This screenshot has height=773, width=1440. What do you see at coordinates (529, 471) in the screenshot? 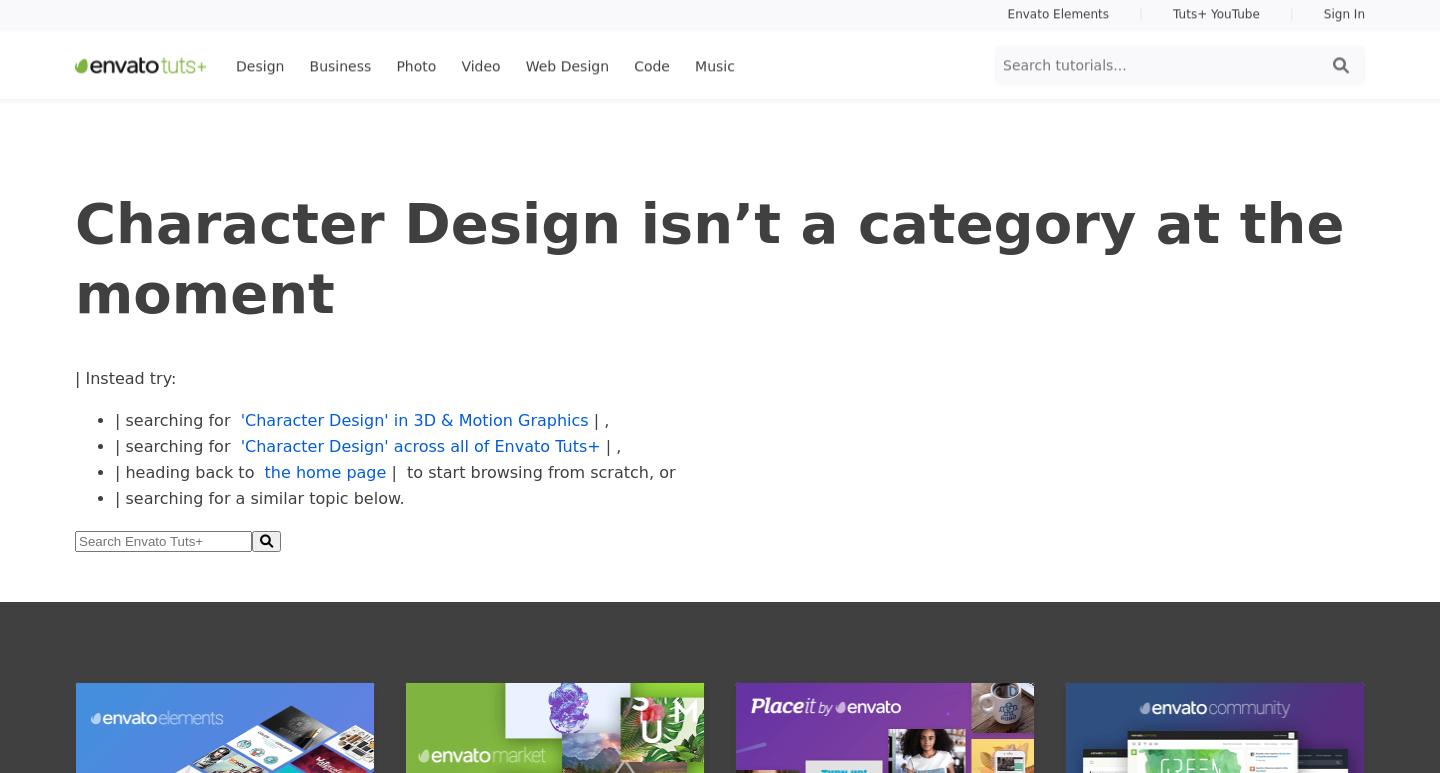
I see `'|  to start browsing from scratch, or'` at bounding box center [529, 471].